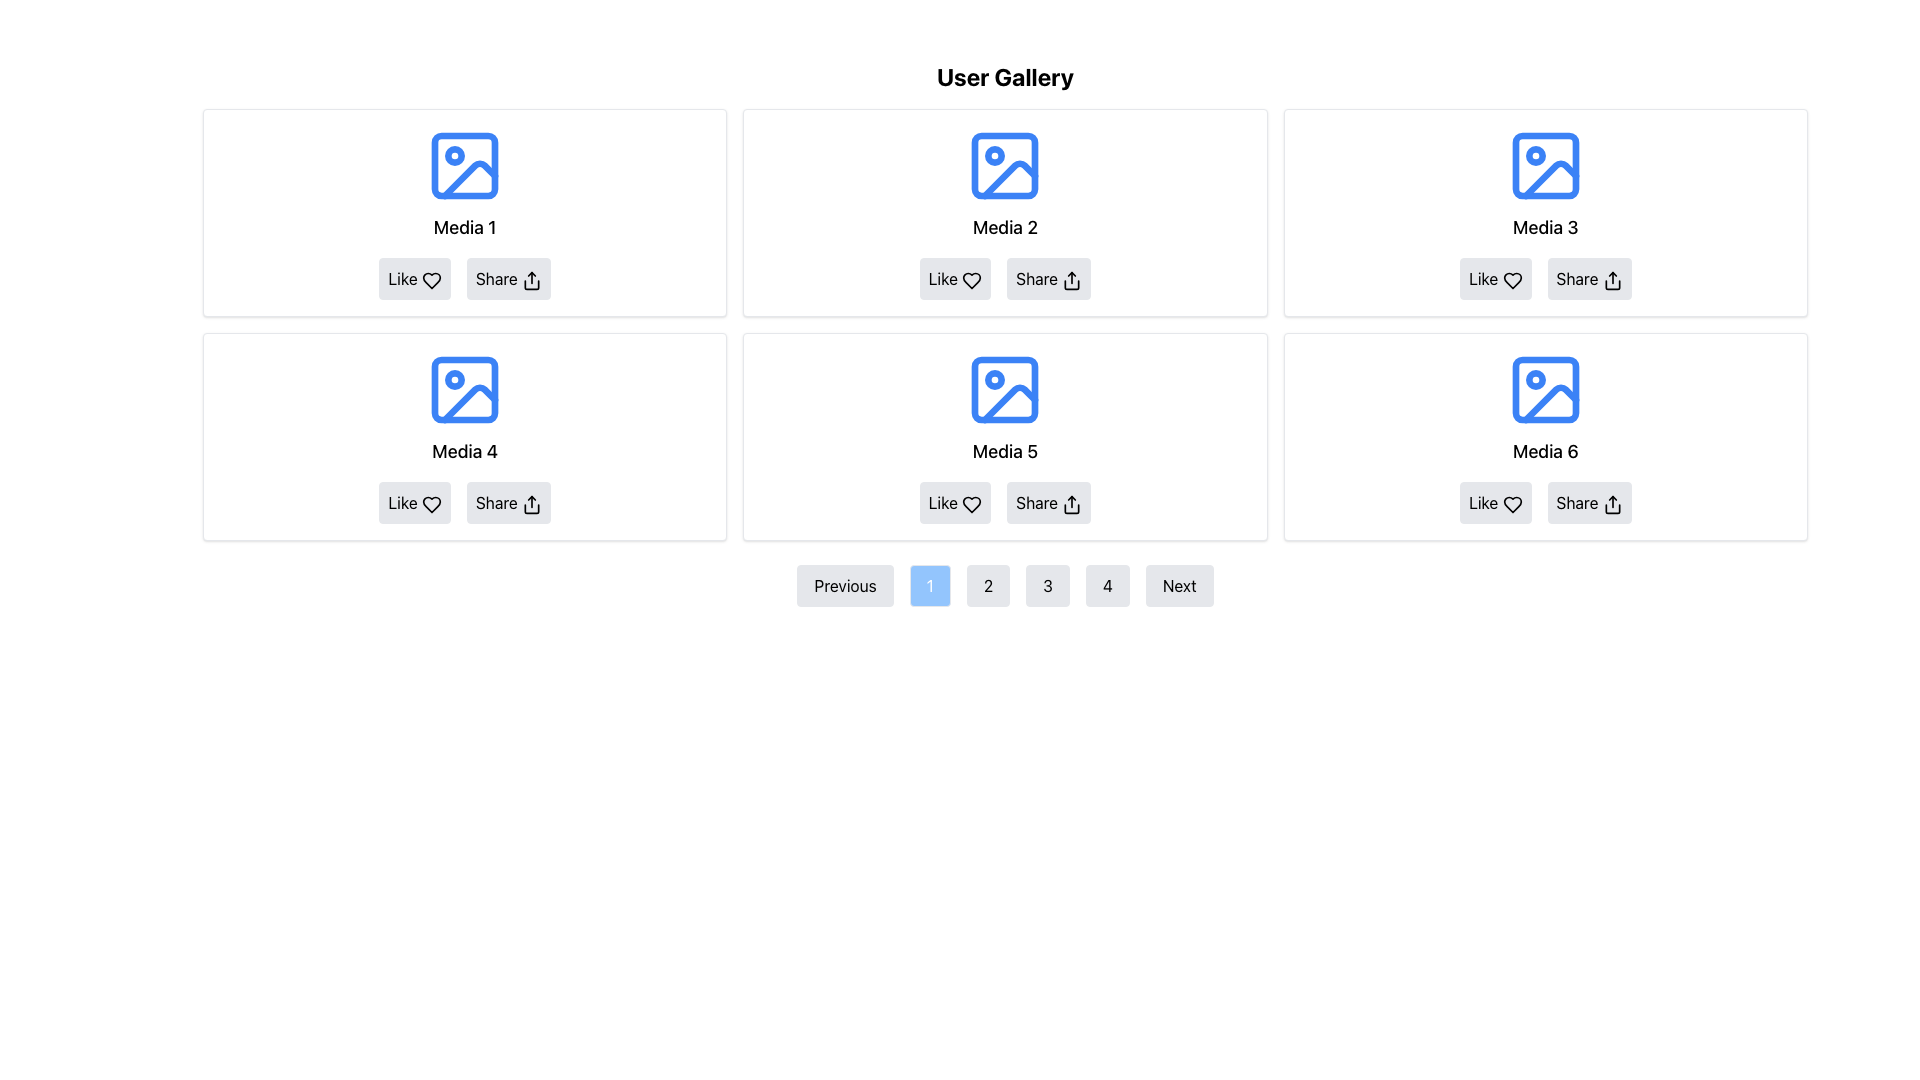 The image size is (1920, 1080). I want to click on the Horizontal button group below the 'Media 5' image to trigger visual feedback, so click(1005, 501).